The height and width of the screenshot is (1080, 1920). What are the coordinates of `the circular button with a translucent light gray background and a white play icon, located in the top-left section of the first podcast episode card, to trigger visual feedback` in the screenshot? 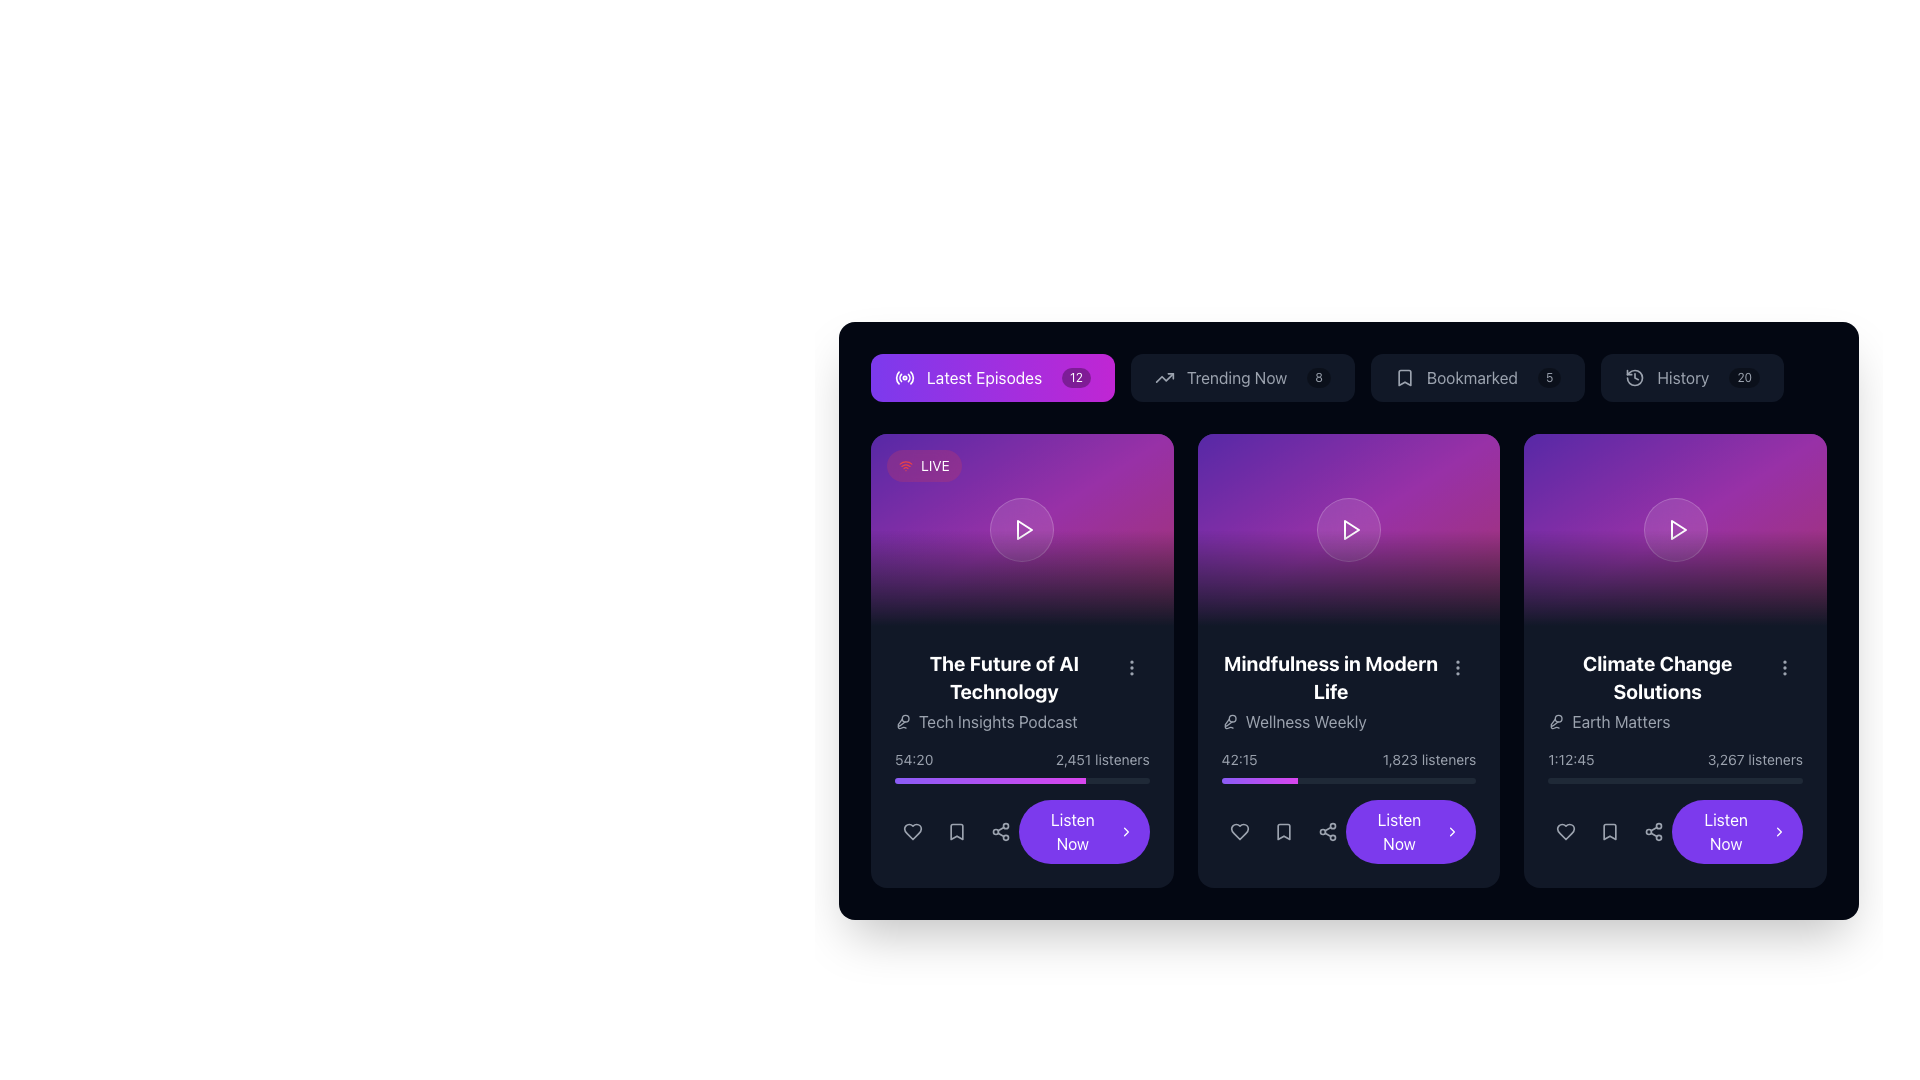 It's located at (1022, 528).